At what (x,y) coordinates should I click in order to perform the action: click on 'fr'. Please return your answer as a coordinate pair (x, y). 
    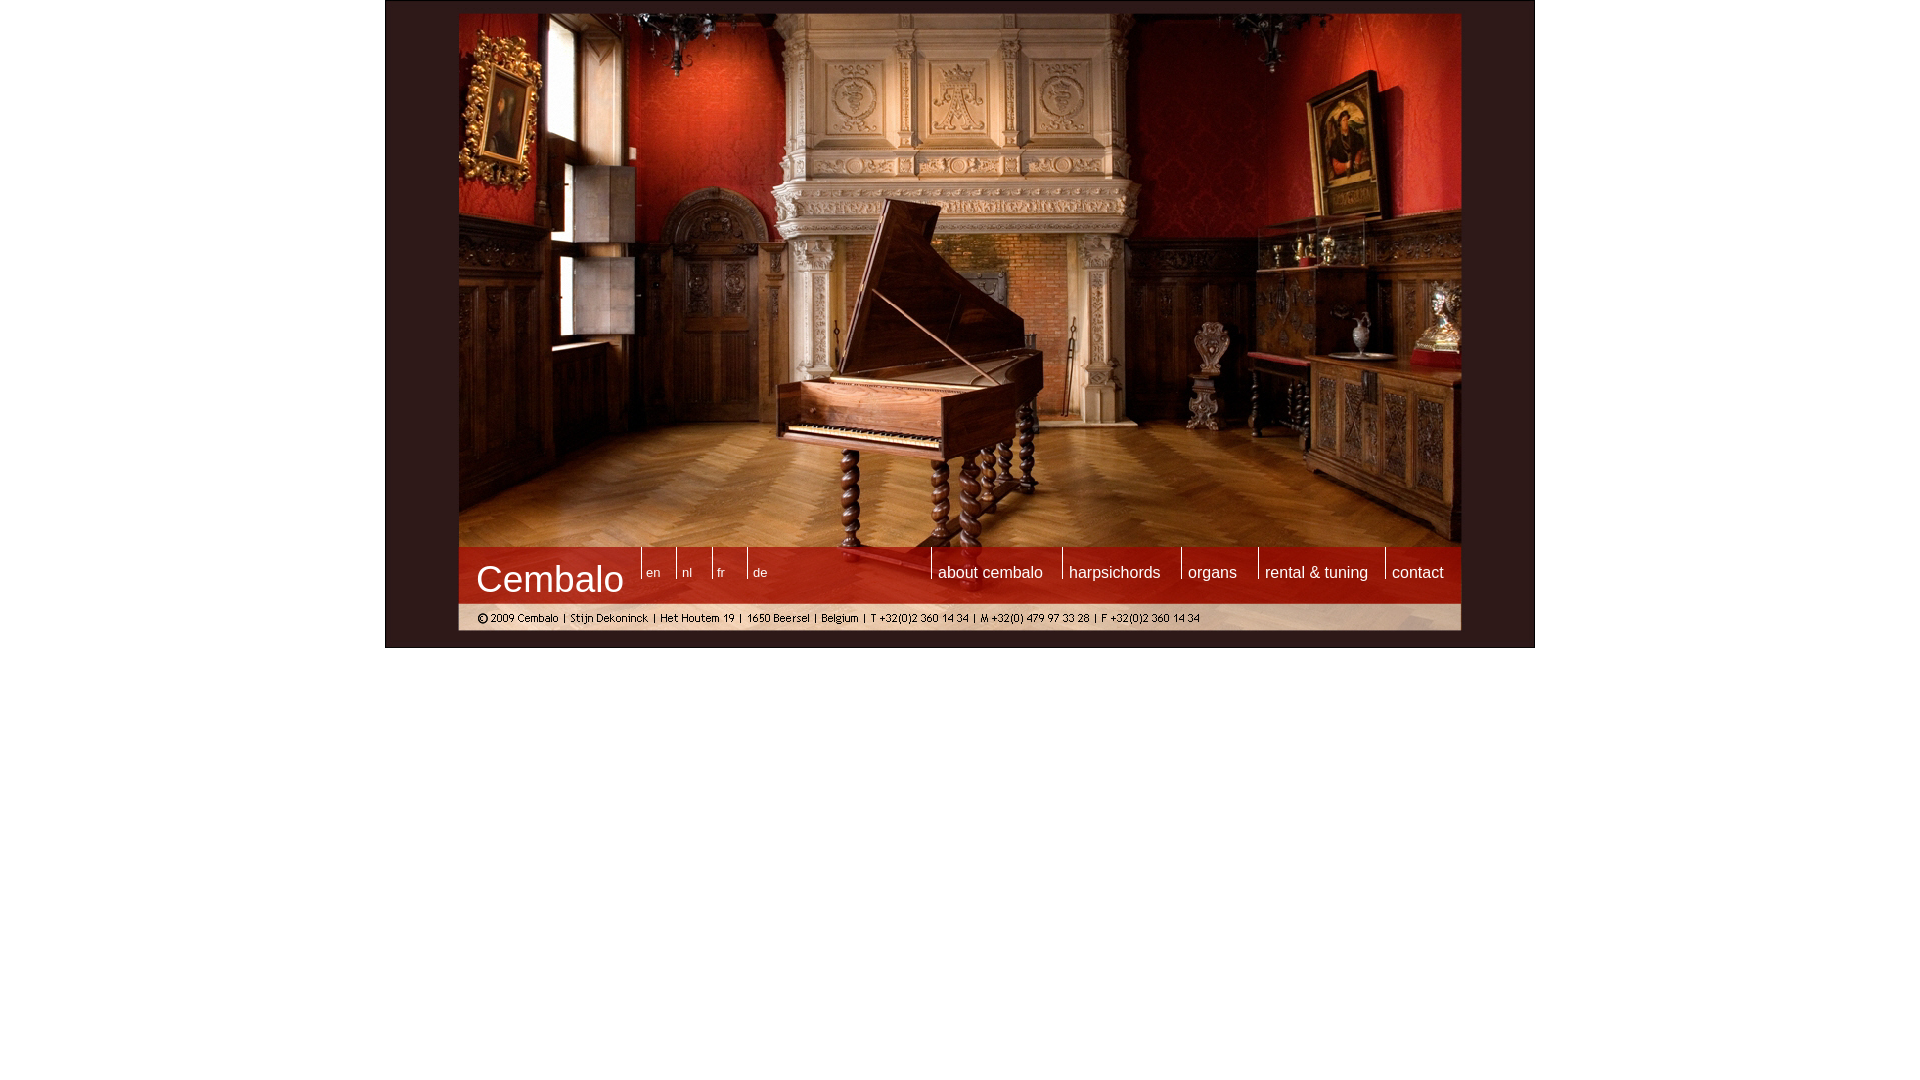
    Looking at the image, I should click on (720, 572).